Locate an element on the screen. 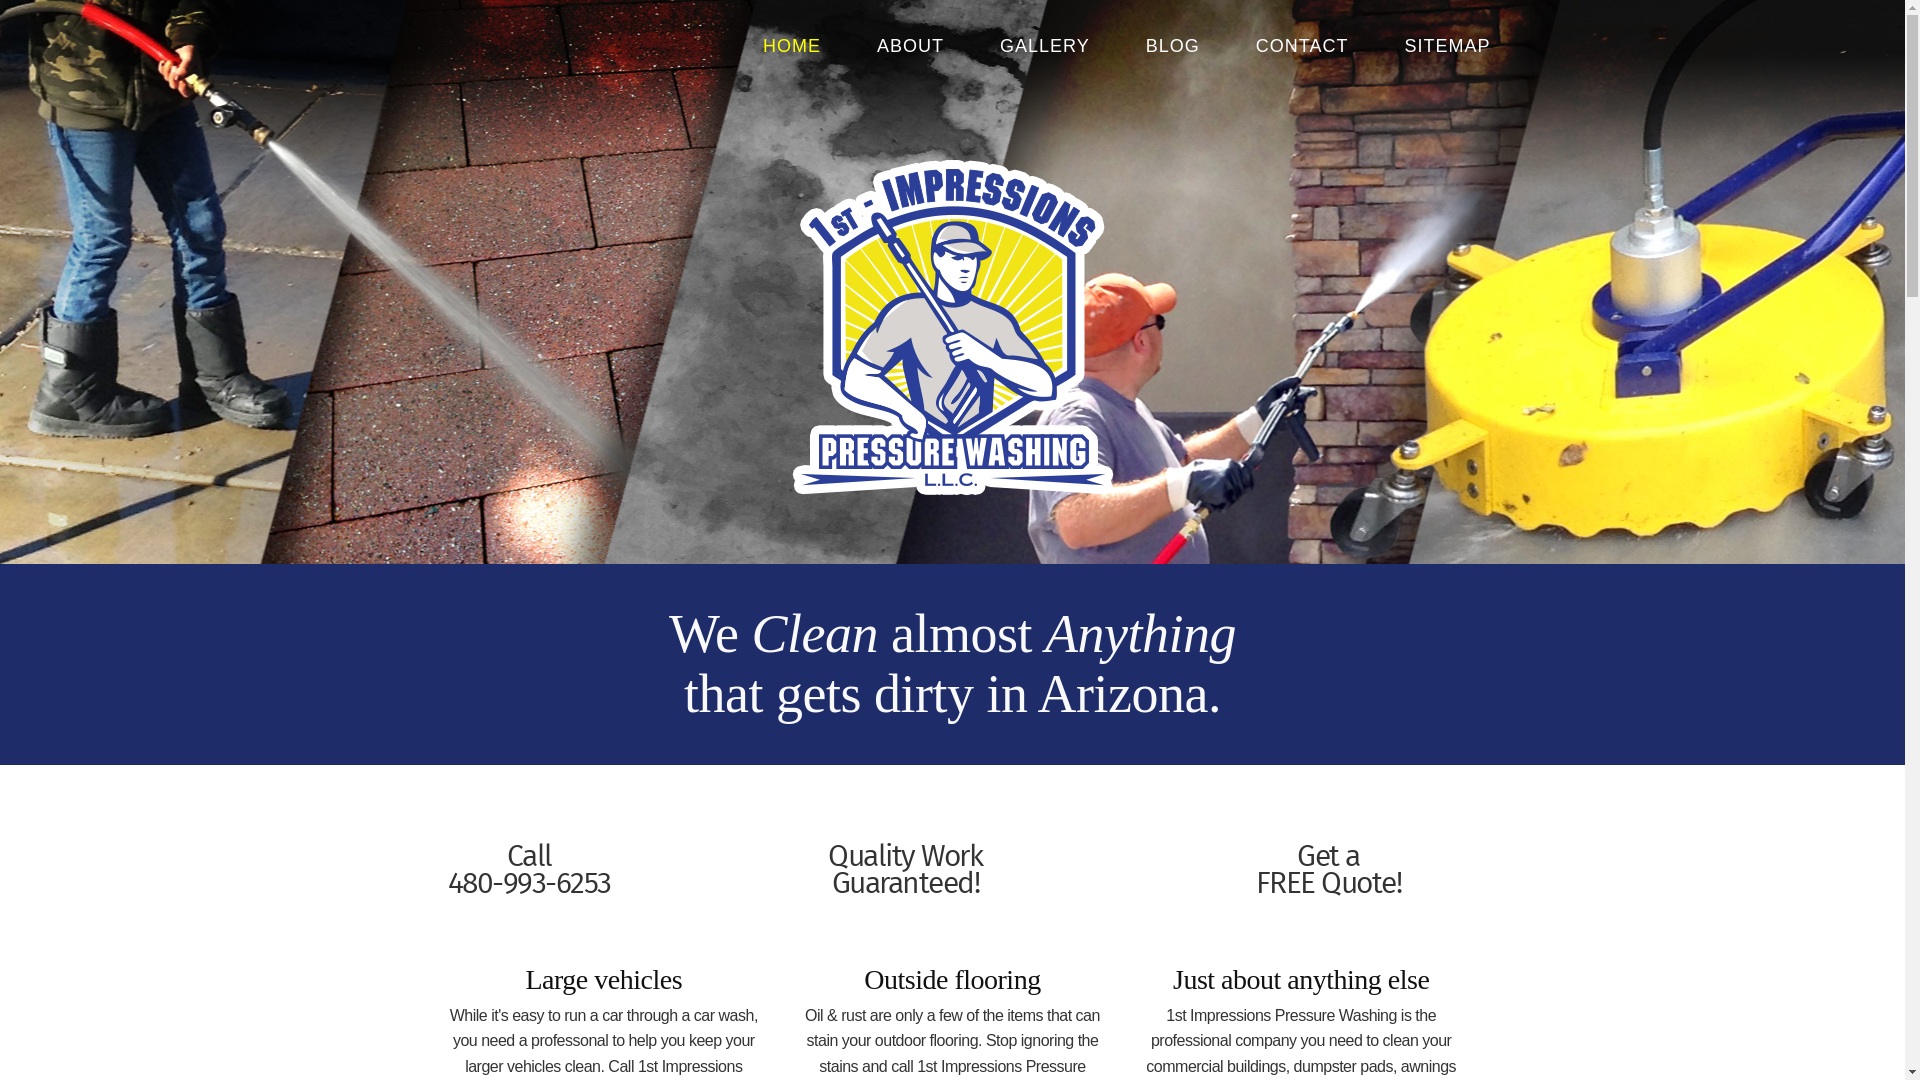 This screenshot has width=1920, height=1080. 'Get a is located at coordinates (1255, 870).